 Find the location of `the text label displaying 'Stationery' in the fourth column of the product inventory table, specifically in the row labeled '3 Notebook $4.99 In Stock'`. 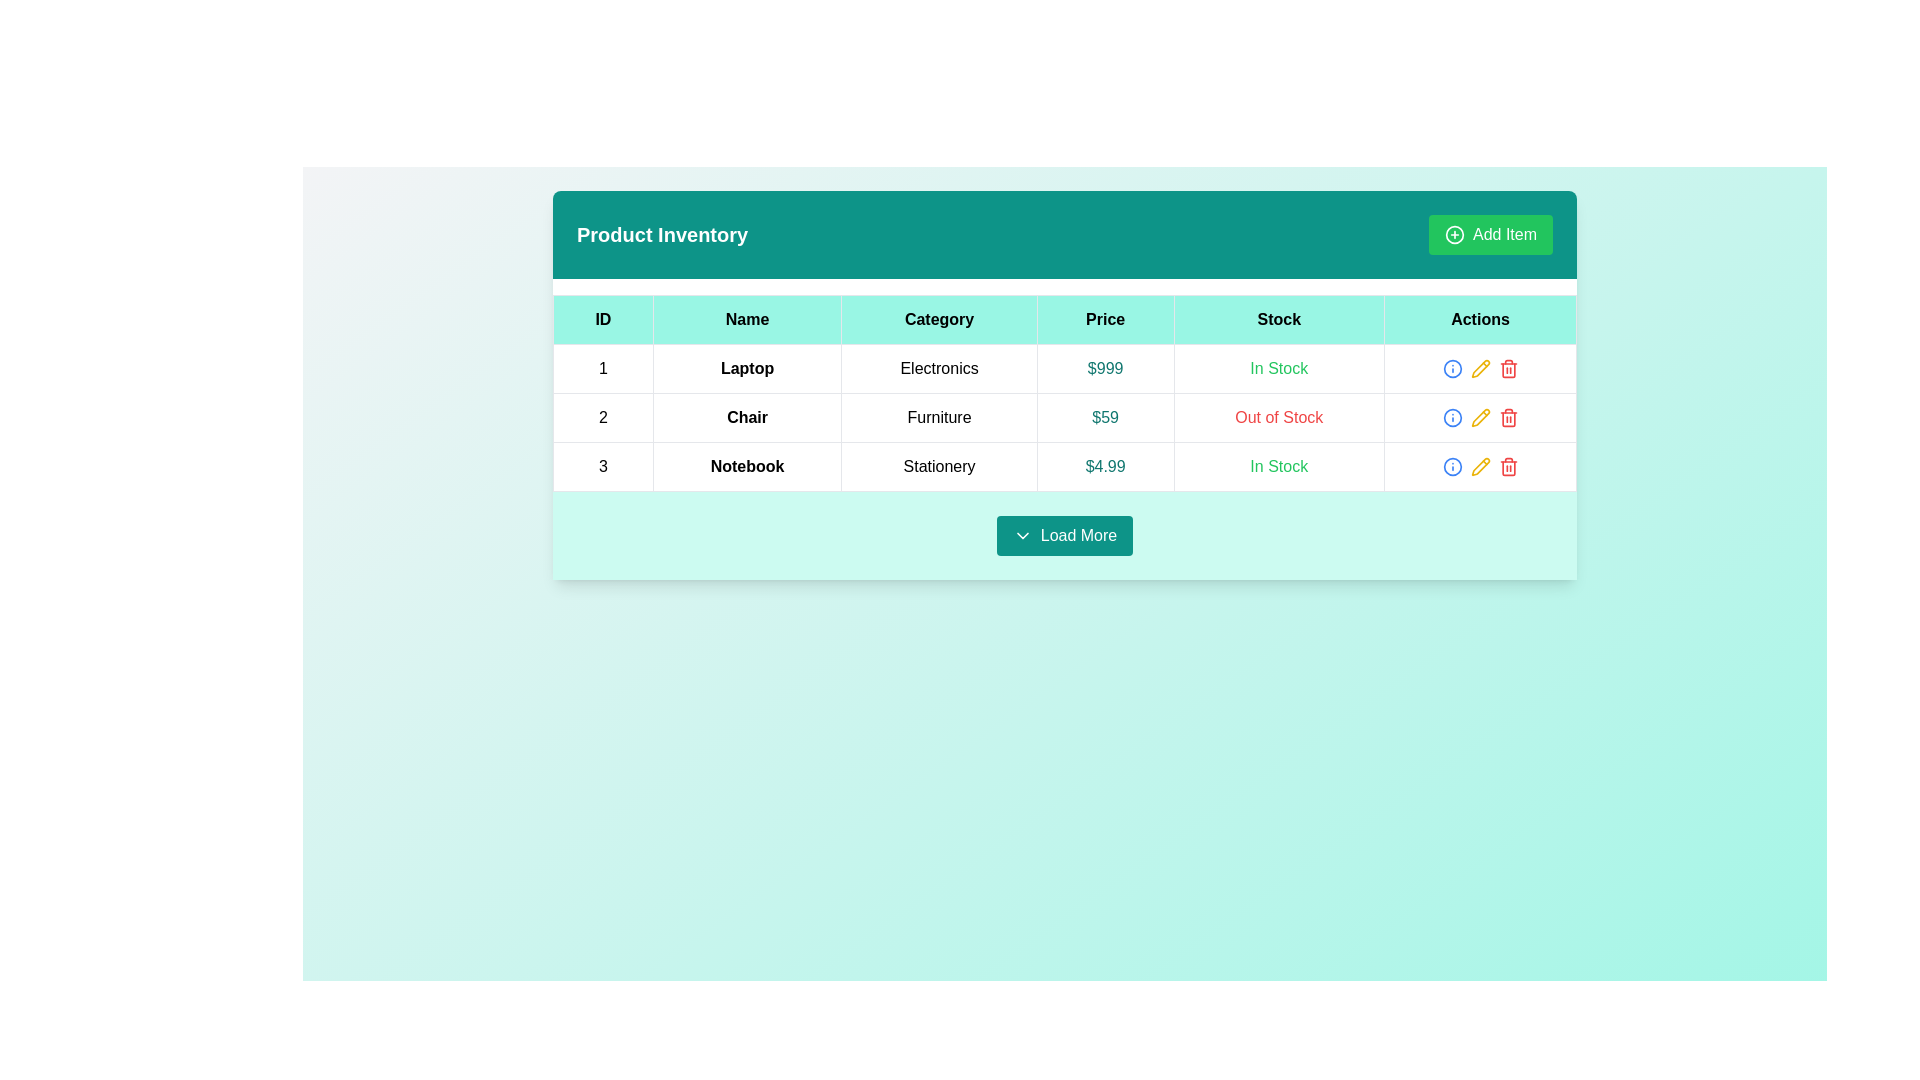

the text label displaying 'Stationery' in the fourth column of the product inventory table, specifically in the row labeled '3 Notebook $4.99 In Stock' is located at coordinates (938, 466).